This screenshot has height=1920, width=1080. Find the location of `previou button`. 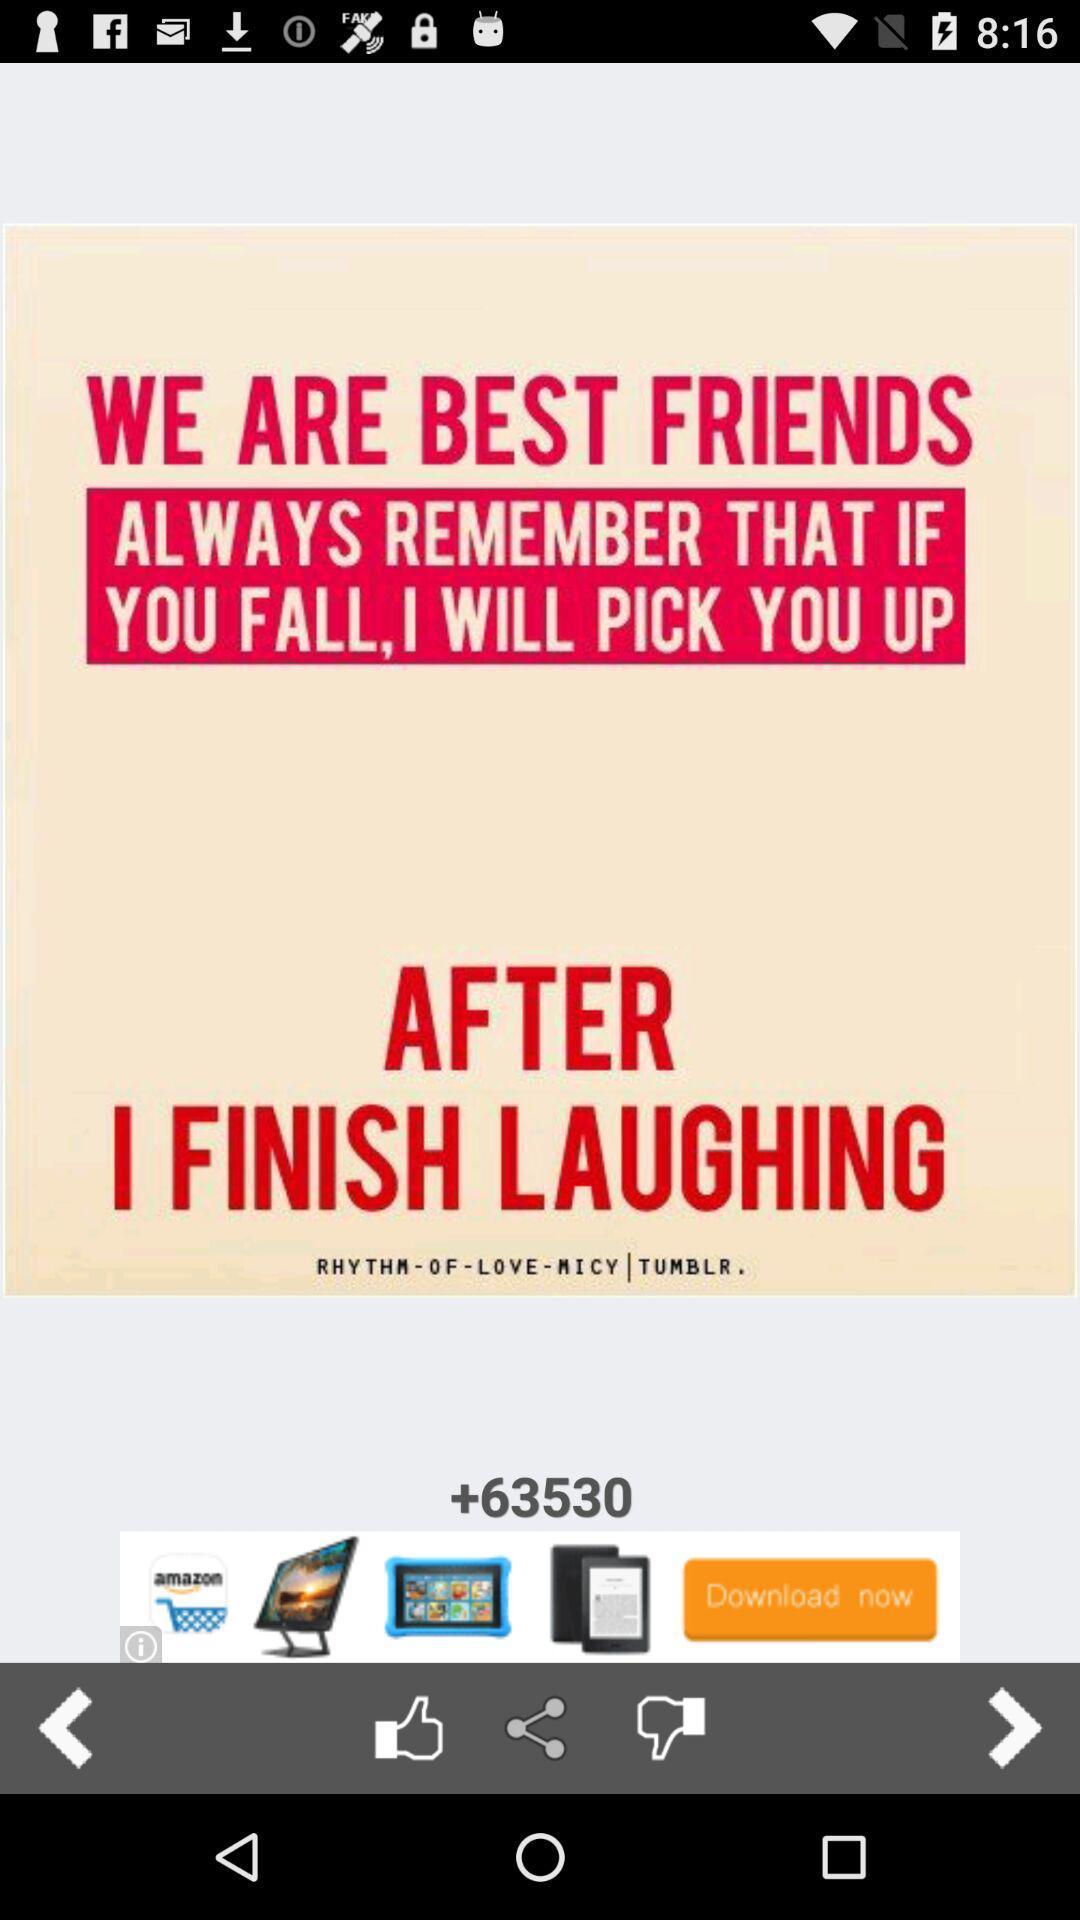

previou button is located at coordinates (64, 1727).